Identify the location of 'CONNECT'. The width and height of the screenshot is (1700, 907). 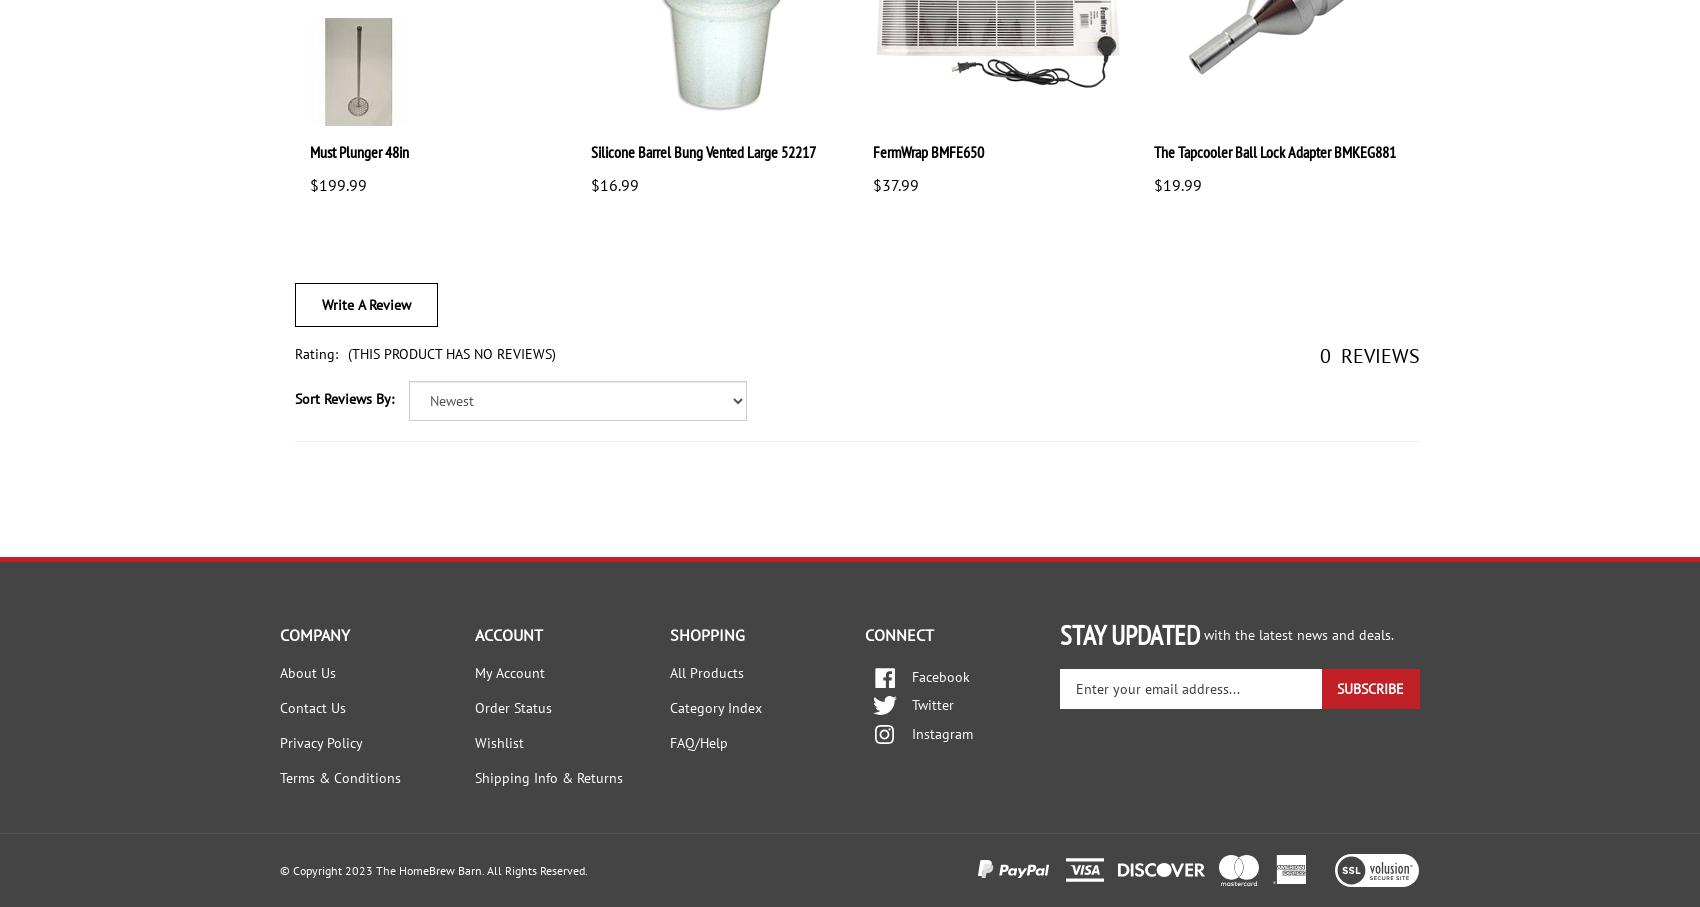
(864, 633).